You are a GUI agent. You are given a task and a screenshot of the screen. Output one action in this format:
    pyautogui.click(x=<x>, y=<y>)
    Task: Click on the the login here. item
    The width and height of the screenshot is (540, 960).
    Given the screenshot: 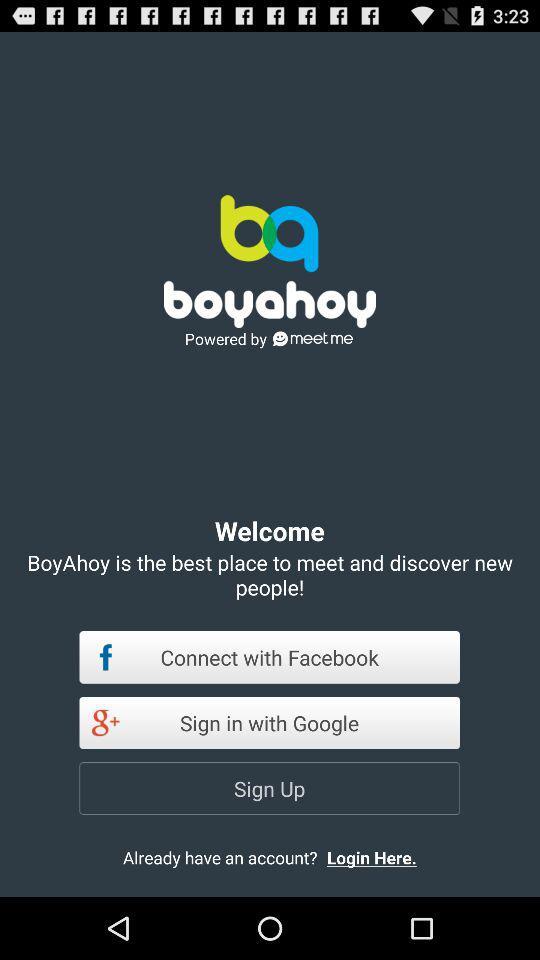 What is the action you would take?
    pyautogui.click(x=388, y=856)
    